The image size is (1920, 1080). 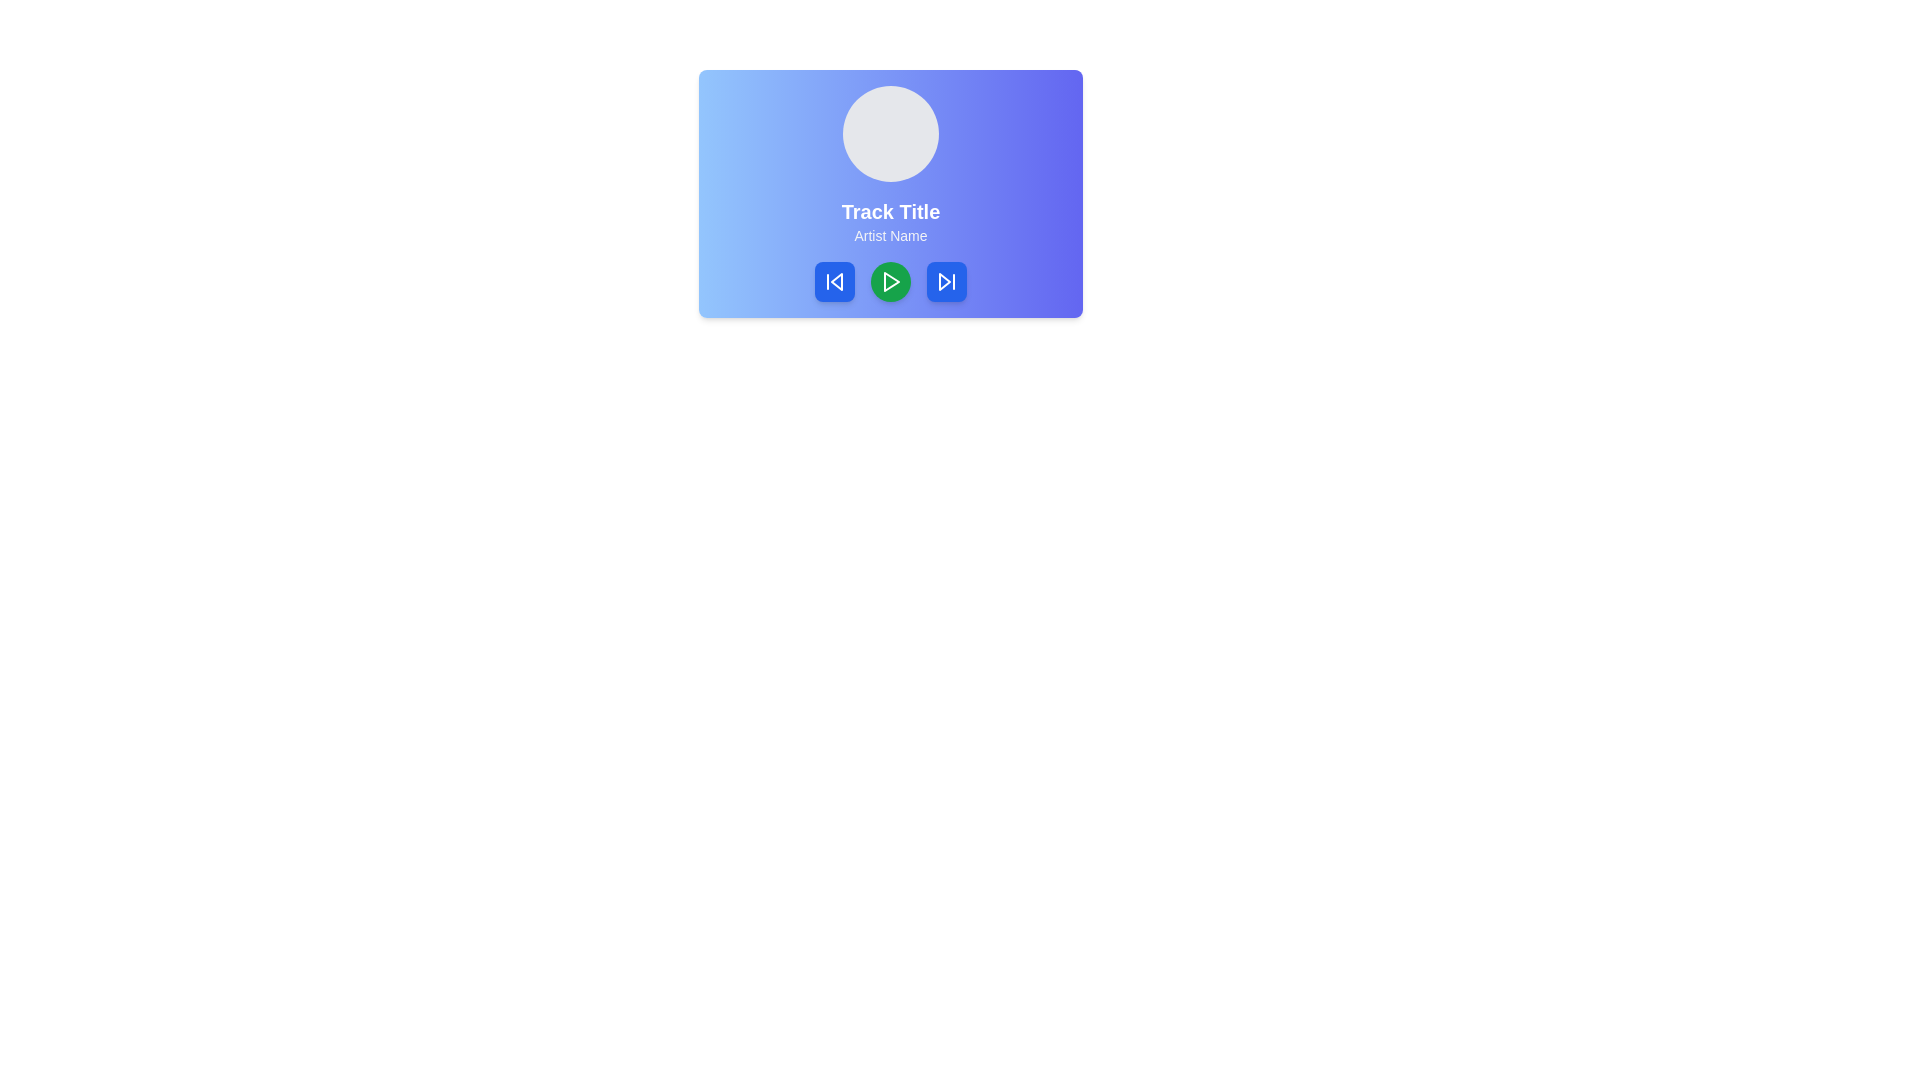 I want to click on the circular green button with a white play icon, located below the text 'Track Title' and 'Artist Name', centered horizontally among three buttons, so click(x=890, y=281).